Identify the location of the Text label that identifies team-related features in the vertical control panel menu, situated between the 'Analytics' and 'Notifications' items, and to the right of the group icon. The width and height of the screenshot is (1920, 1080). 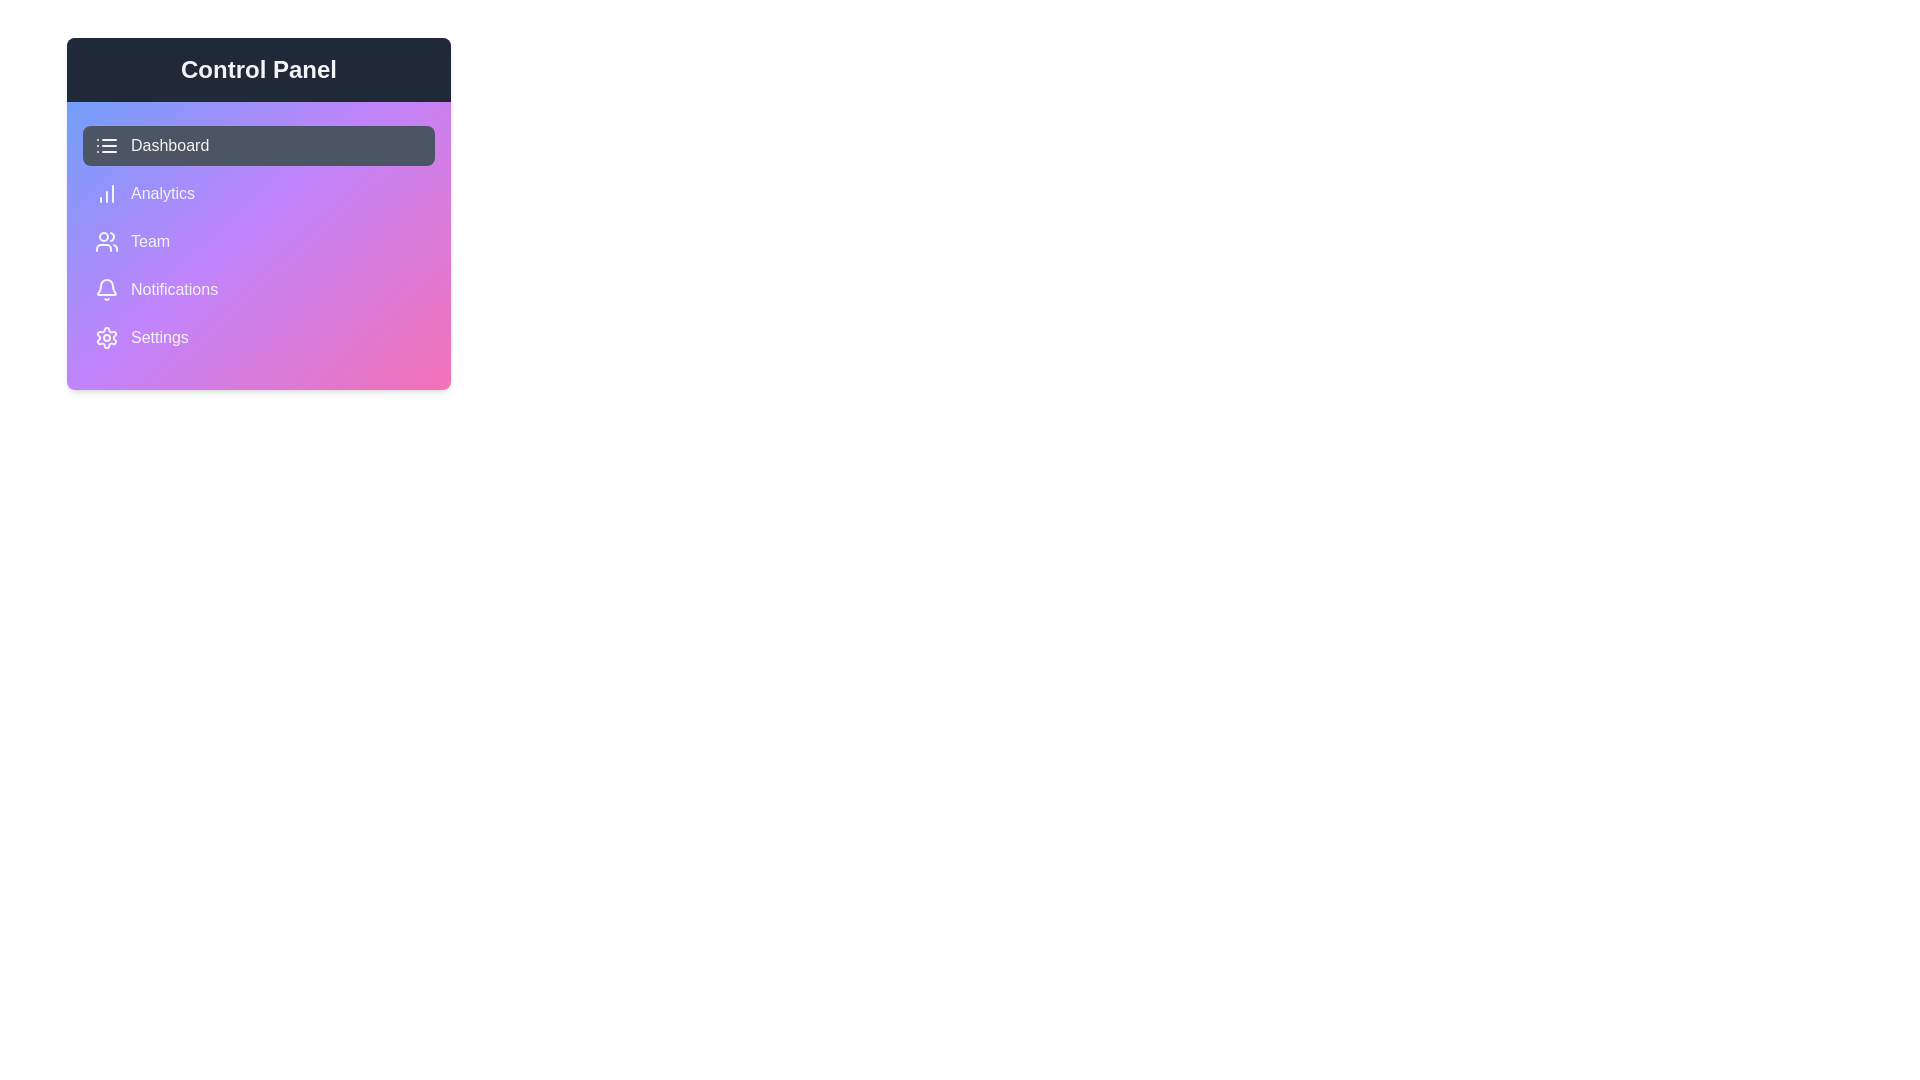
(149, 241).